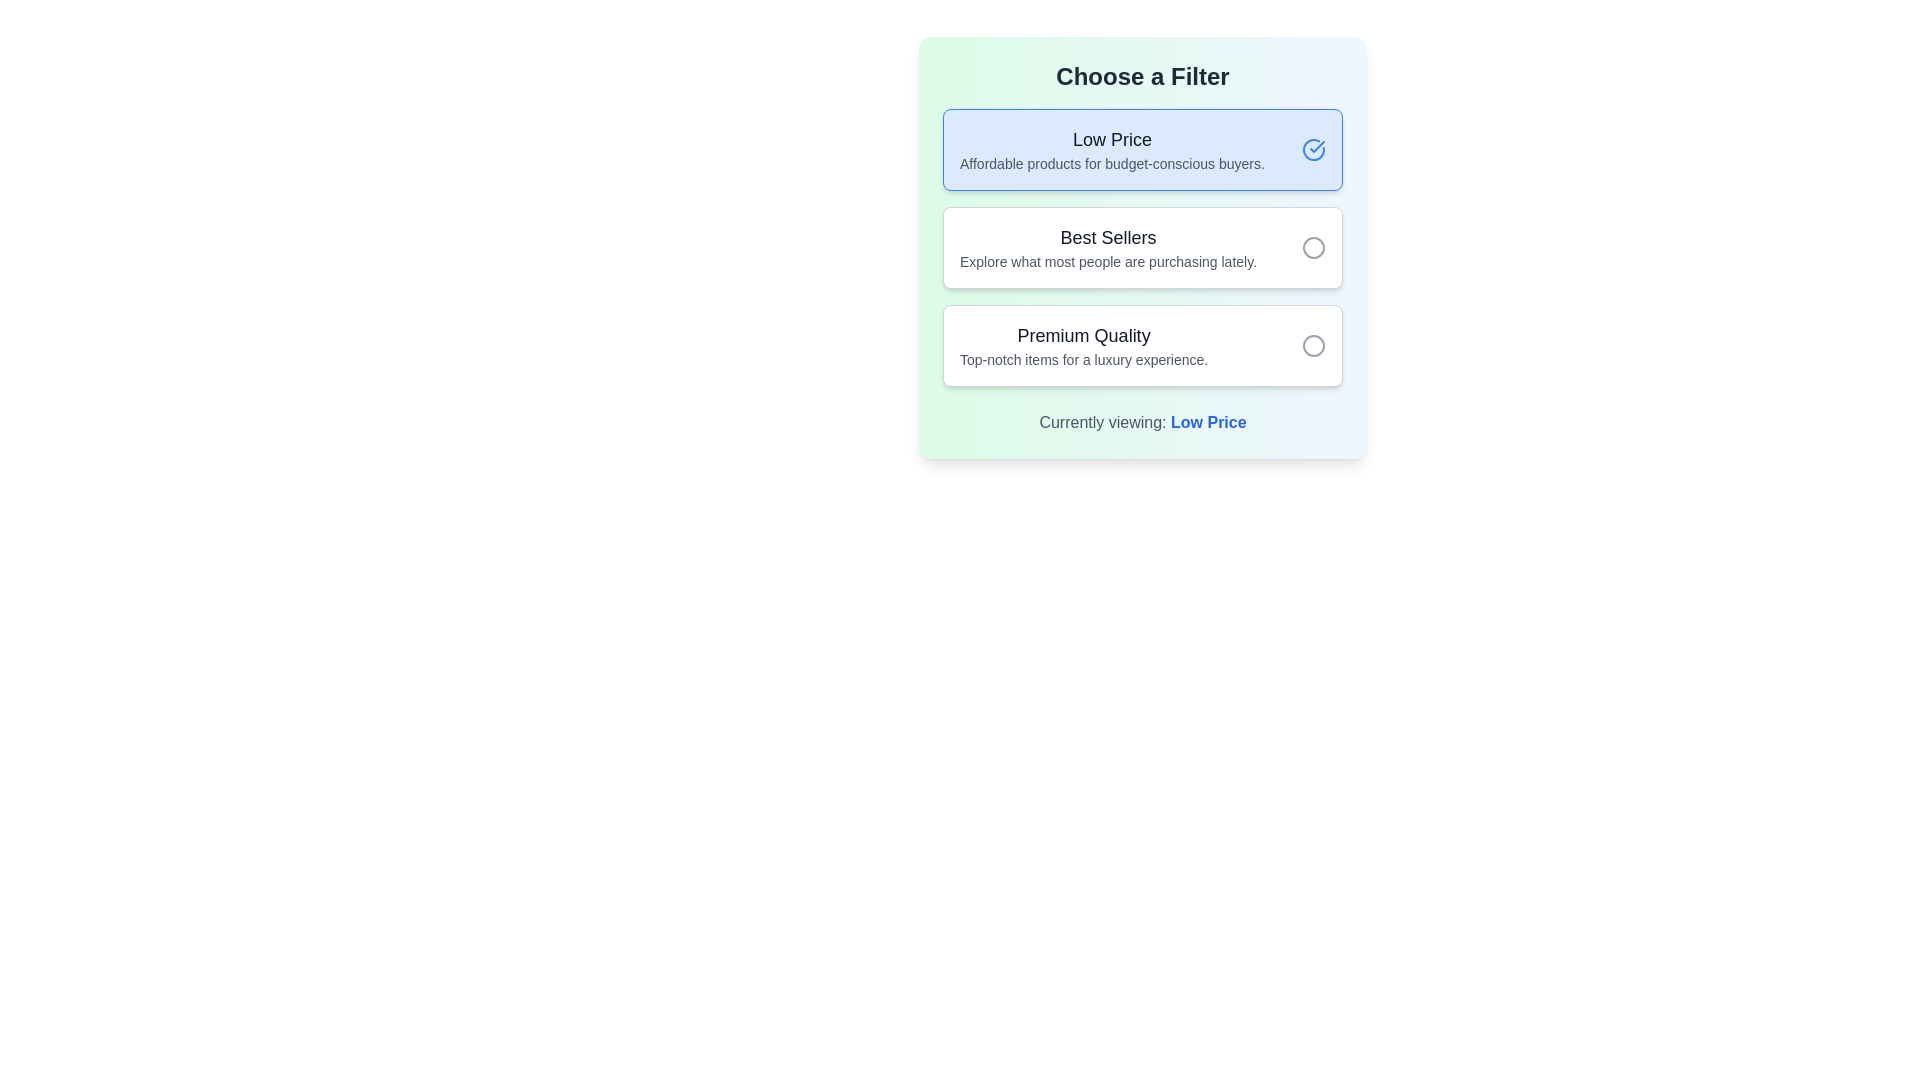 The width and height of the screenshot is (1920, 1080). I want to click on the circular icon with a gray outer border located within the 'Best Sellers' button, positioned to the right of the button's text, so click(1314, 246).